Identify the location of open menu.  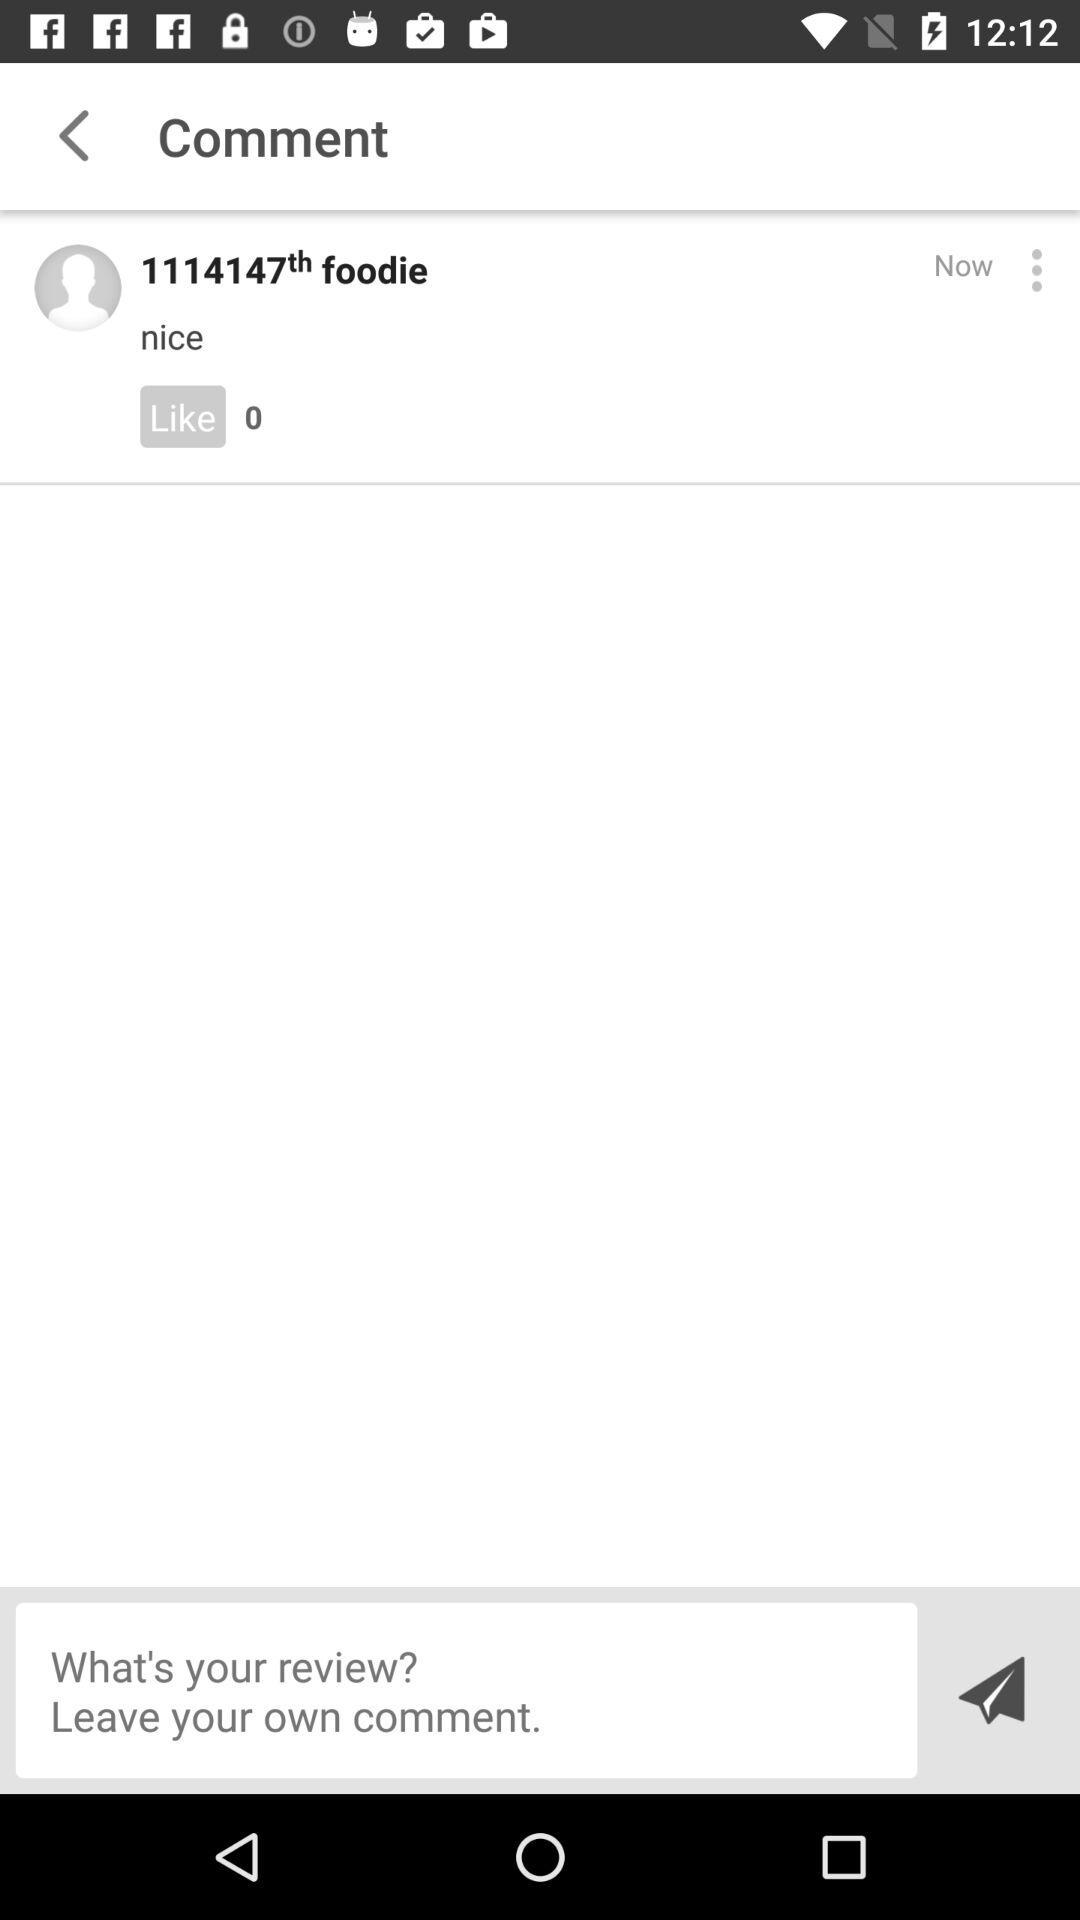
(1035, 268).